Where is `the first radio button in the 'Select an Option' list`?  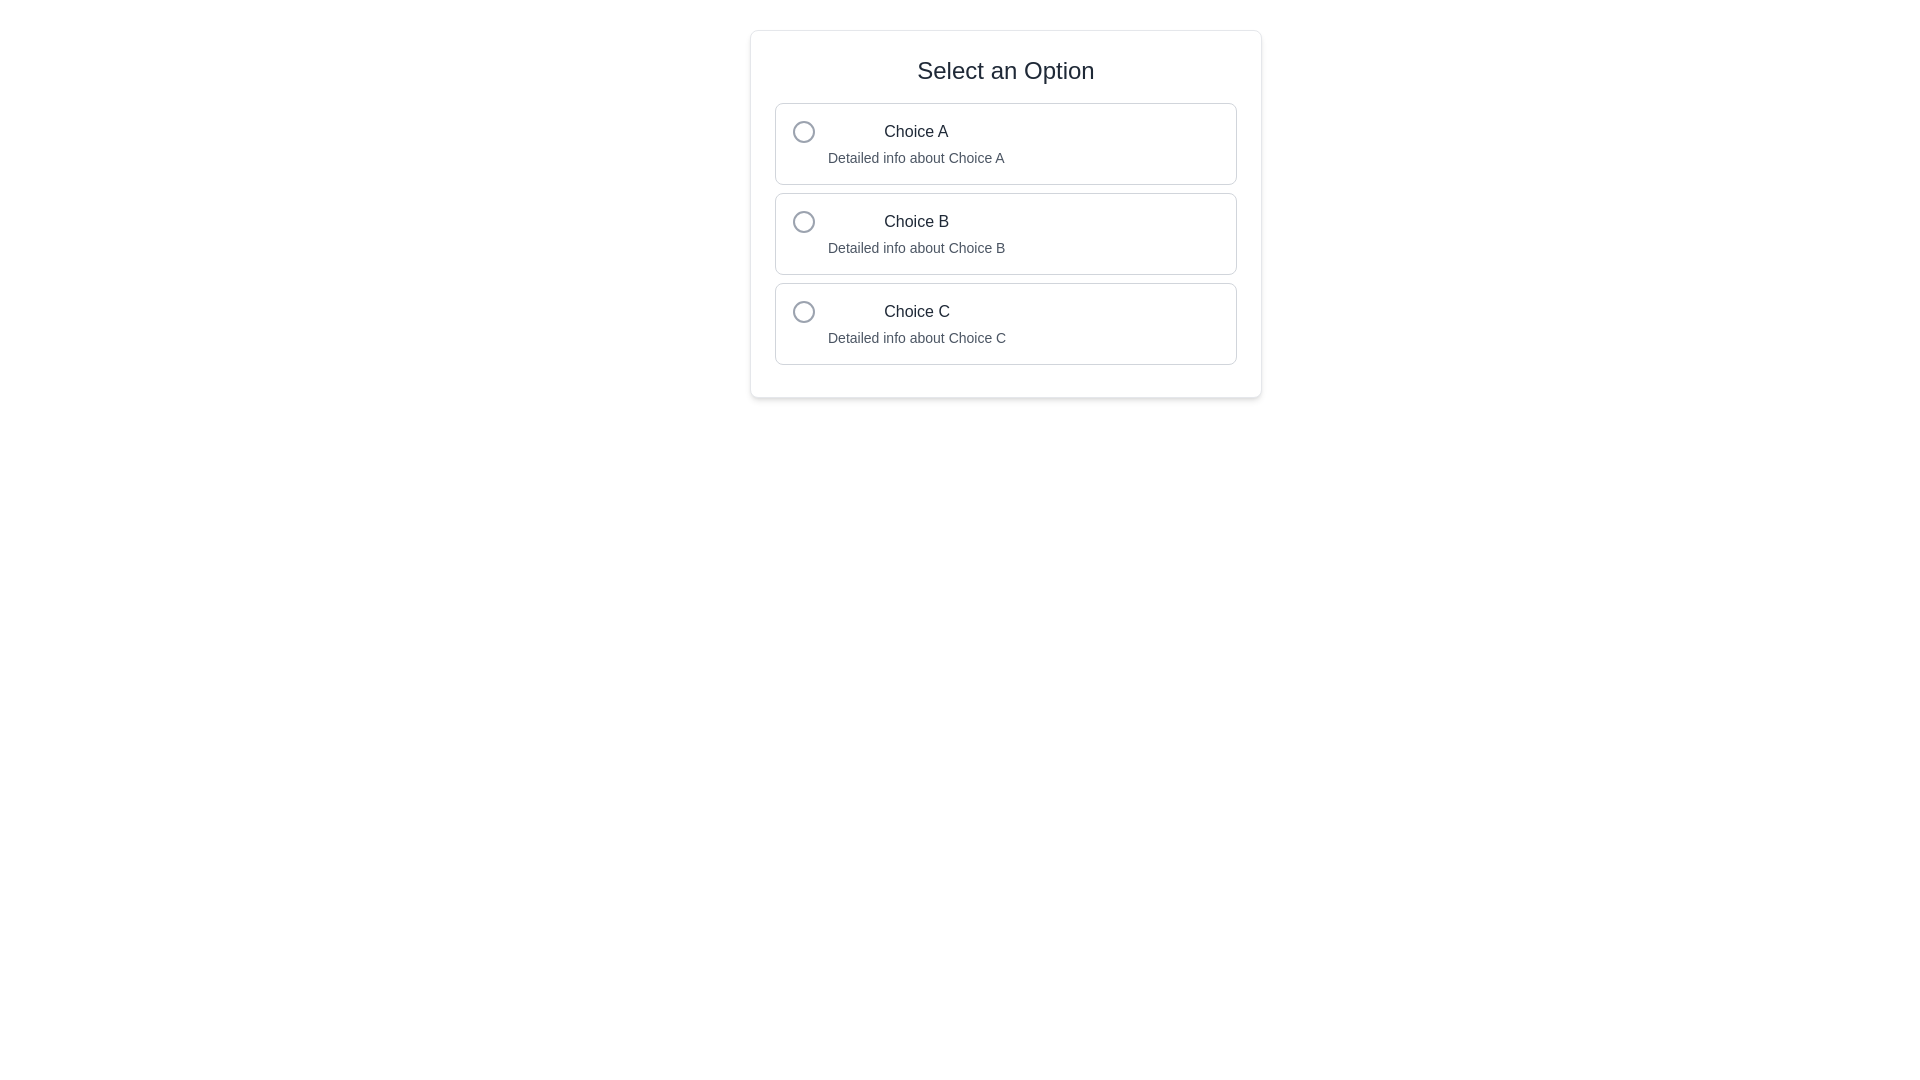
the first radio button in the 'Select an Option' list is located at coordinates (1006, 142).